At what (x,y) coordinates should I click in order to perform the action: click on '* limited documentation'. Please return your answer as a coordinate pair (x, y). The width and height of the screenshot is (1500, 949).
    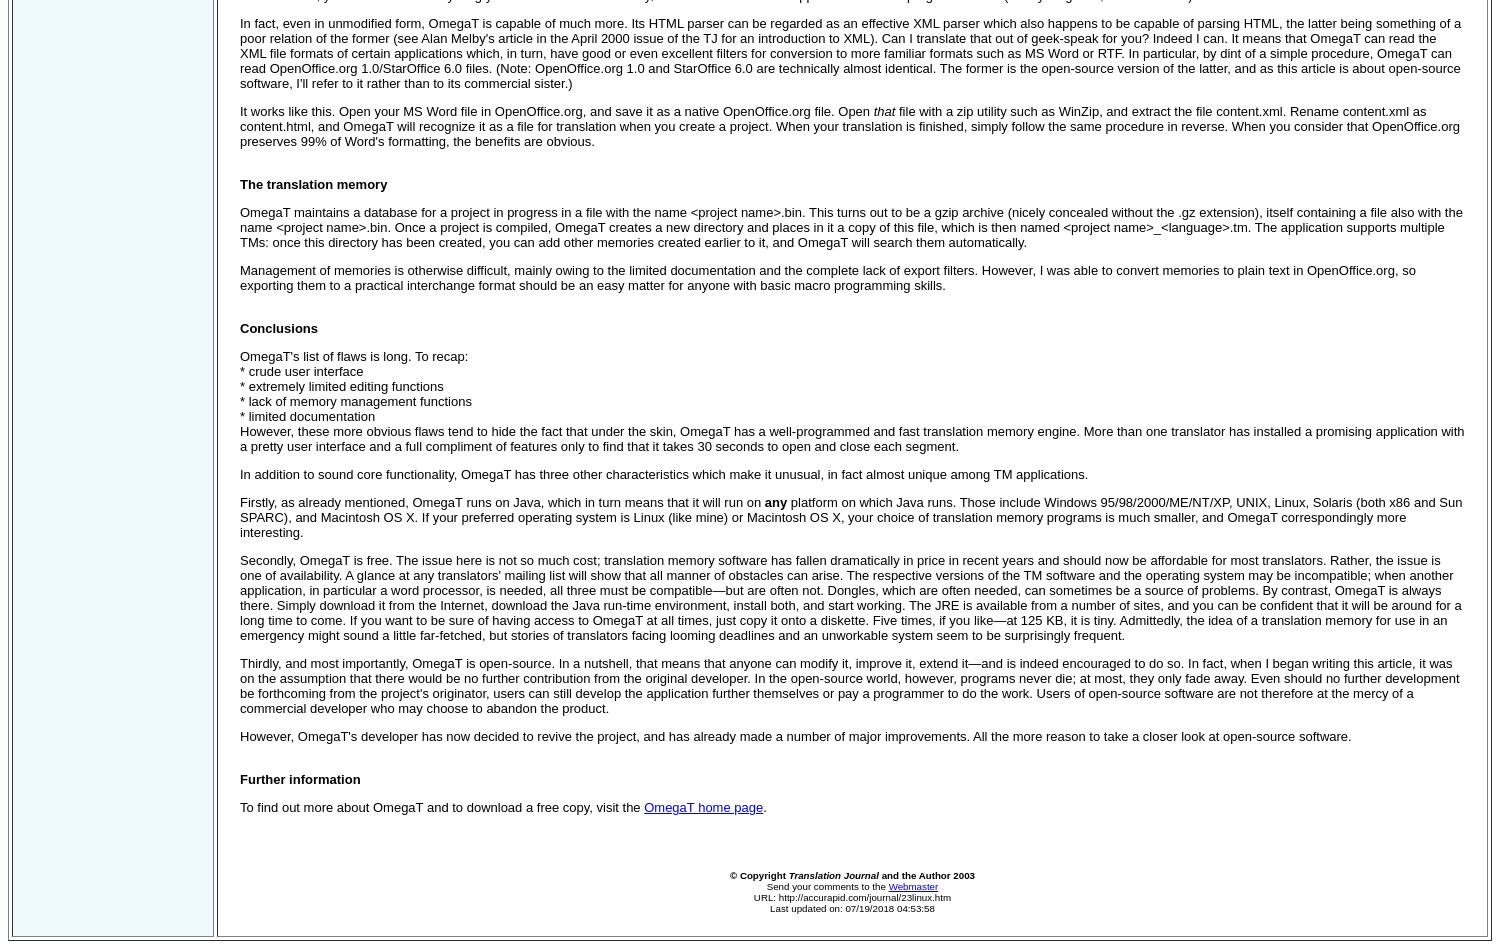
    Looking at the image, I should click on (307, 416).